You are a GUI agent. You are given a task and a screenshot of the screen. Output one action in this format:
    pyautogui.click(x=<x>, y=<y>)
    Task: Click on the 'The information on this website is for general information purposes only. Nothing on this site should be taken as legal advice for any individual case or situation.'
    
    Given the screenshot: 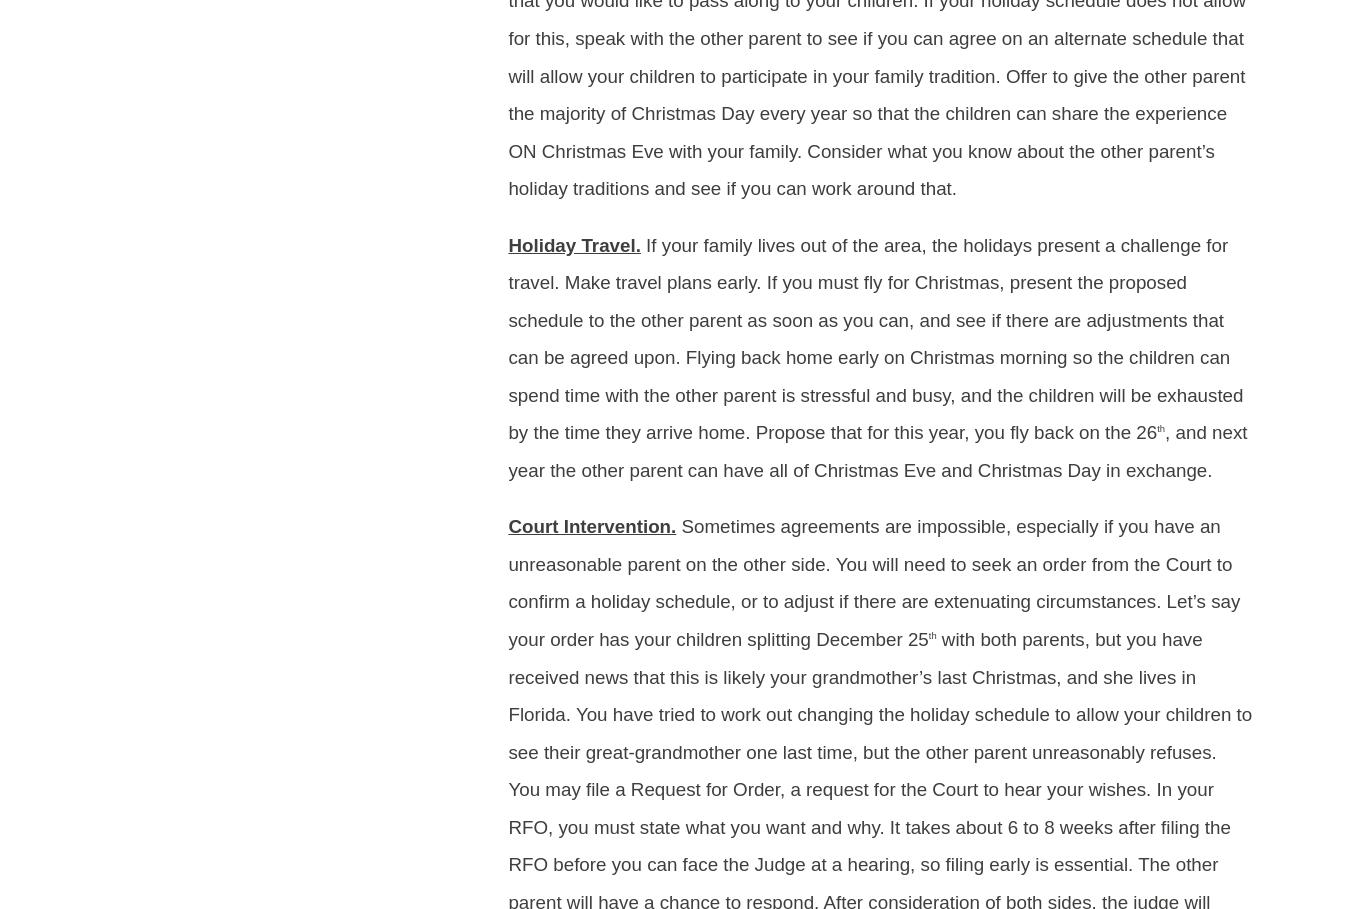 What is the action you would take?
    pyautogui.click(x=455, y=146)
    